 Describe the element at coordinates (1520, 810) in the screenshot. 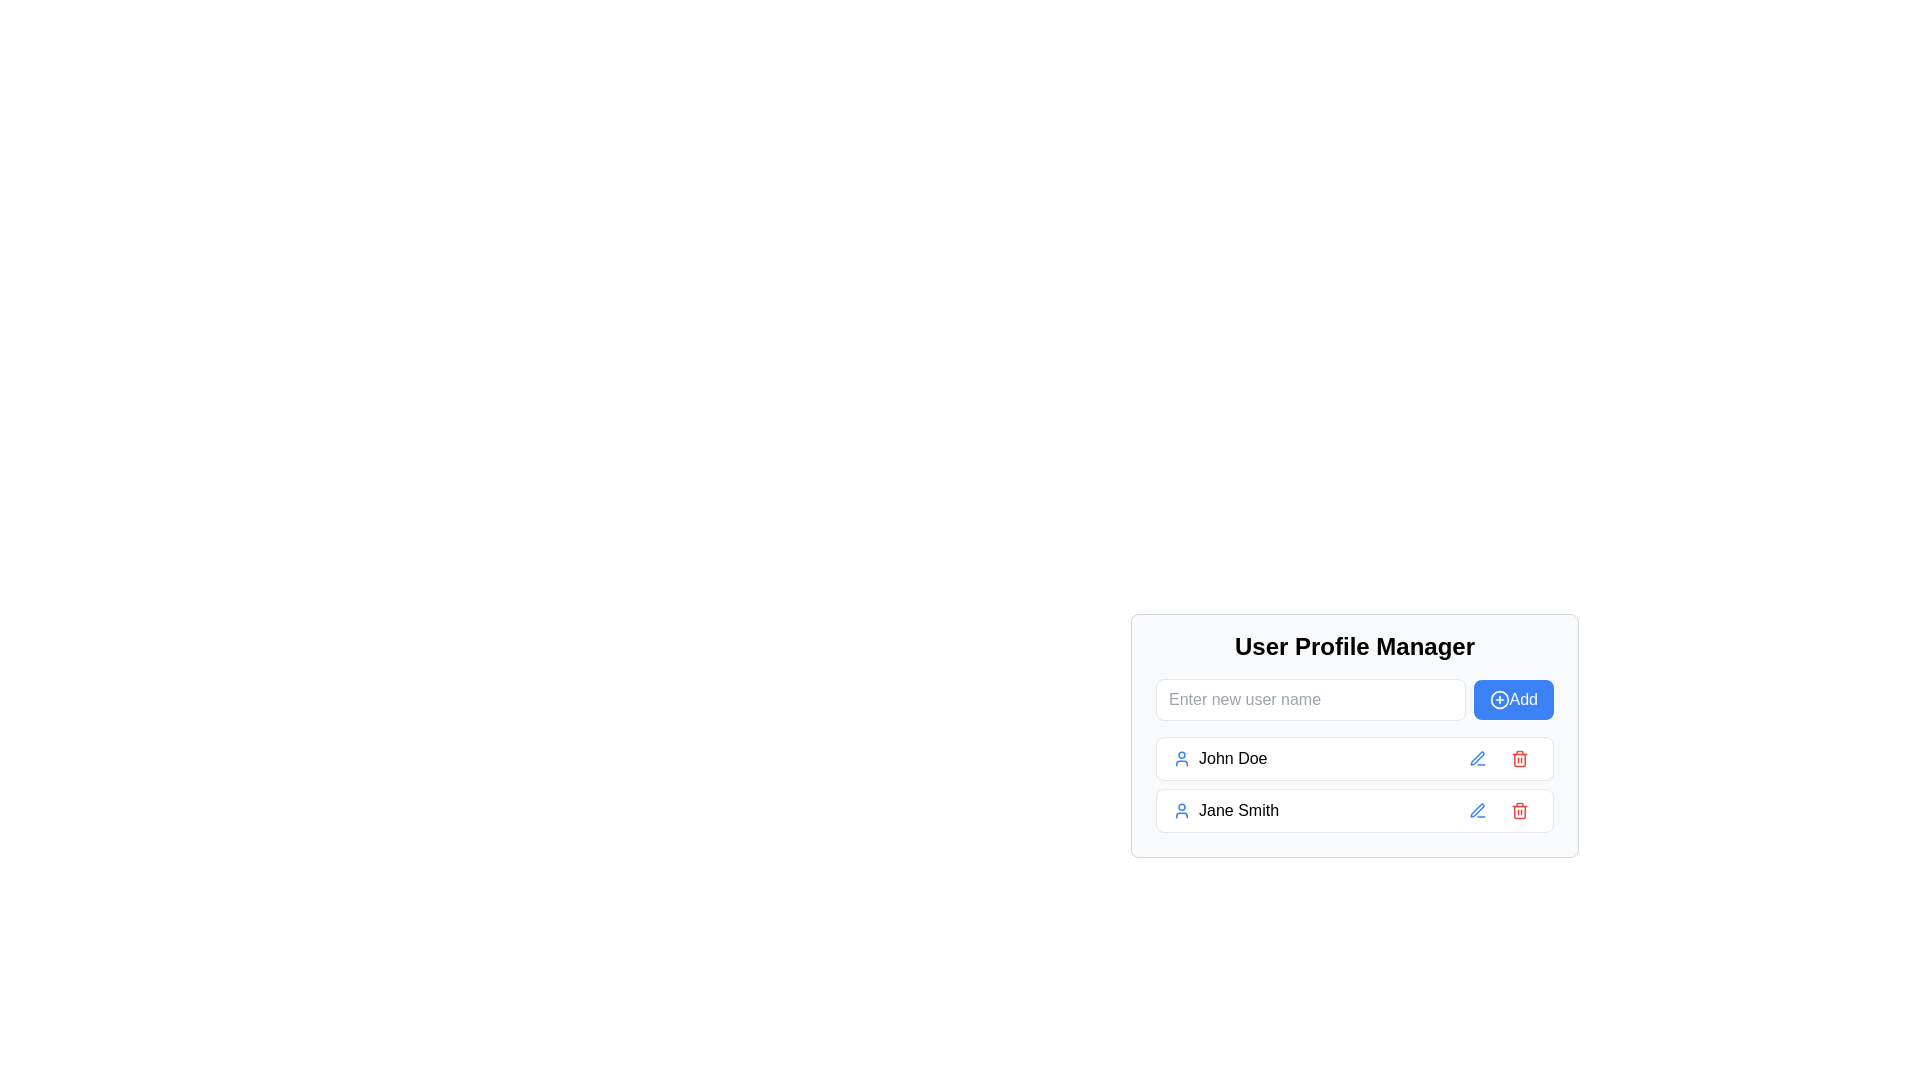

I see `the red trash can icon indicating a delete action, located in the second row next to 'Jane Smith'` at that location.